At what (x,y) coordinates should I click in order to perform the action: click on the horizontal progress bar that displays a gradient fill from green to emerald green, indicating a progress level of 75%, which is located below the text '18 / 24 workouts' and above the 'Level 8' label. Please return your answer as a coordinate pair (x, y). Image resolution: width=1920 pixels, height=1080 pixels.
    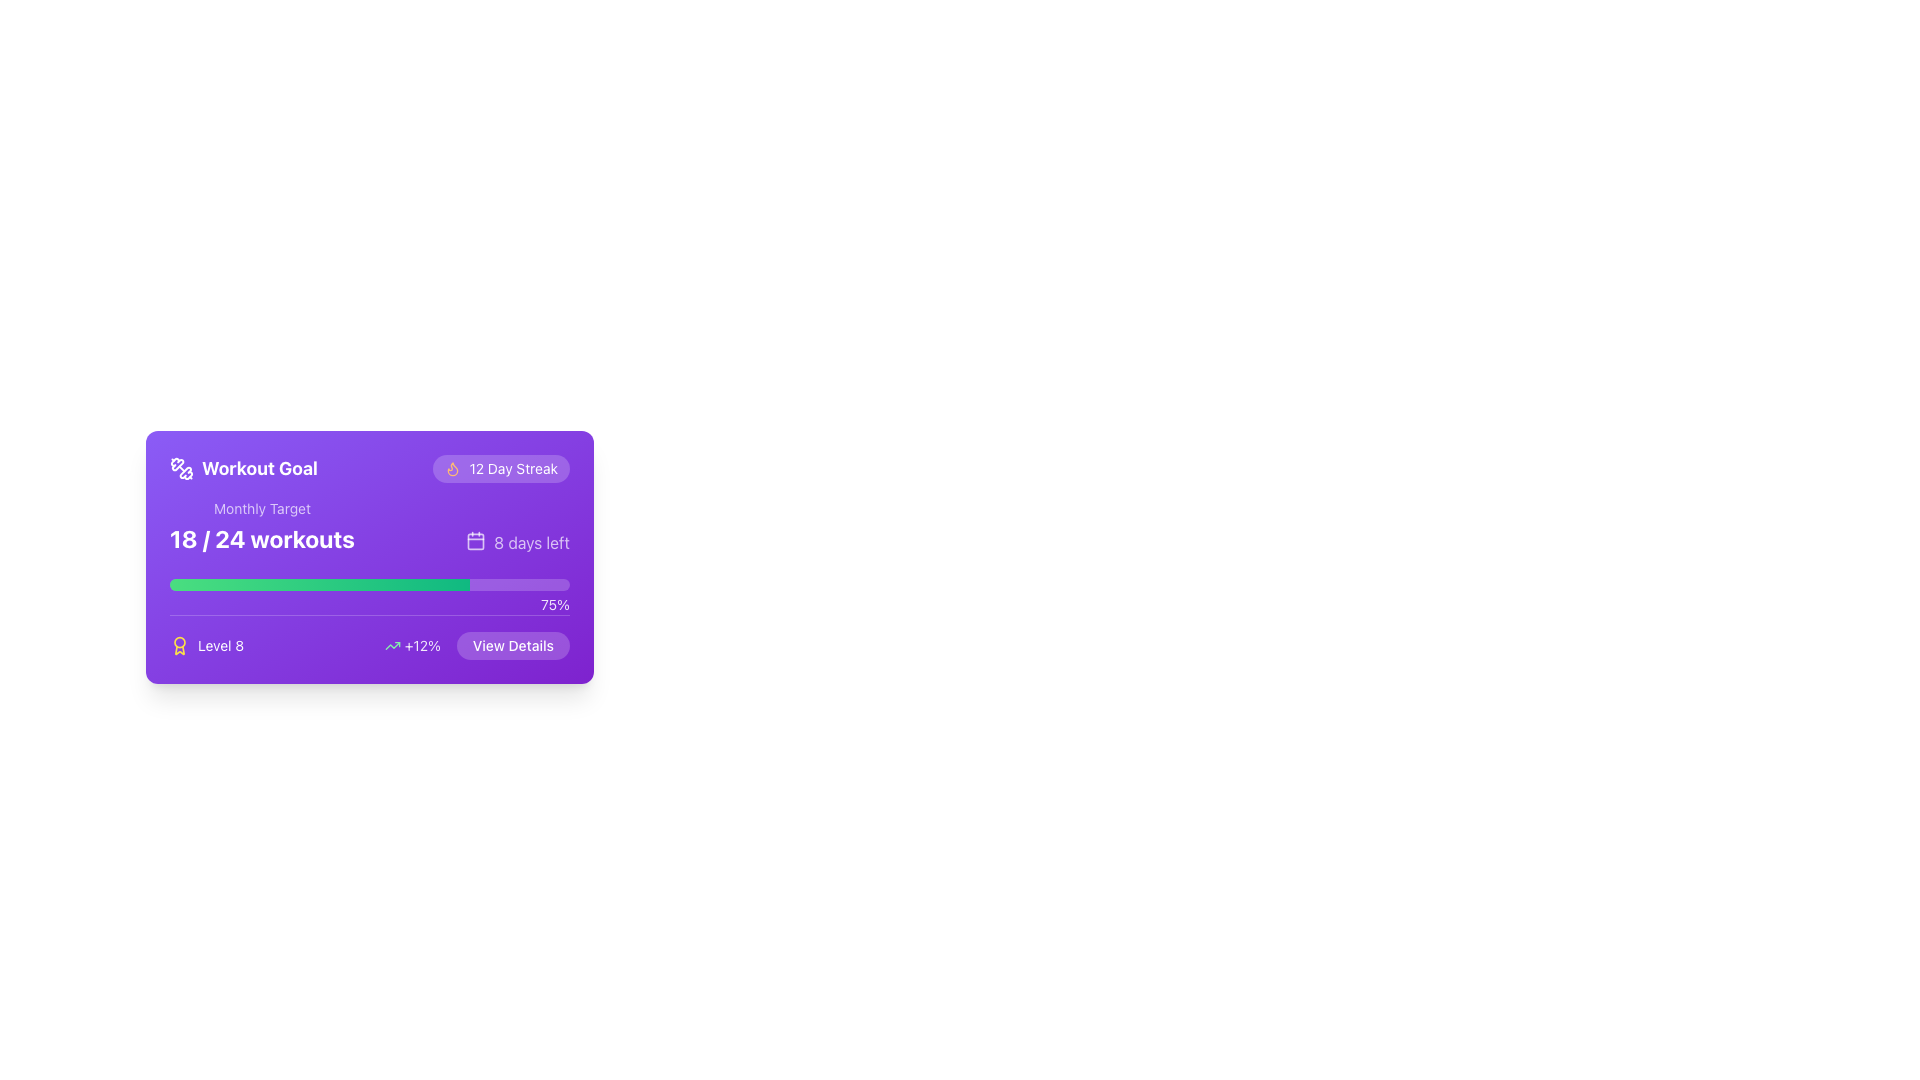
    Looking at the image, I should click on (369, 585).